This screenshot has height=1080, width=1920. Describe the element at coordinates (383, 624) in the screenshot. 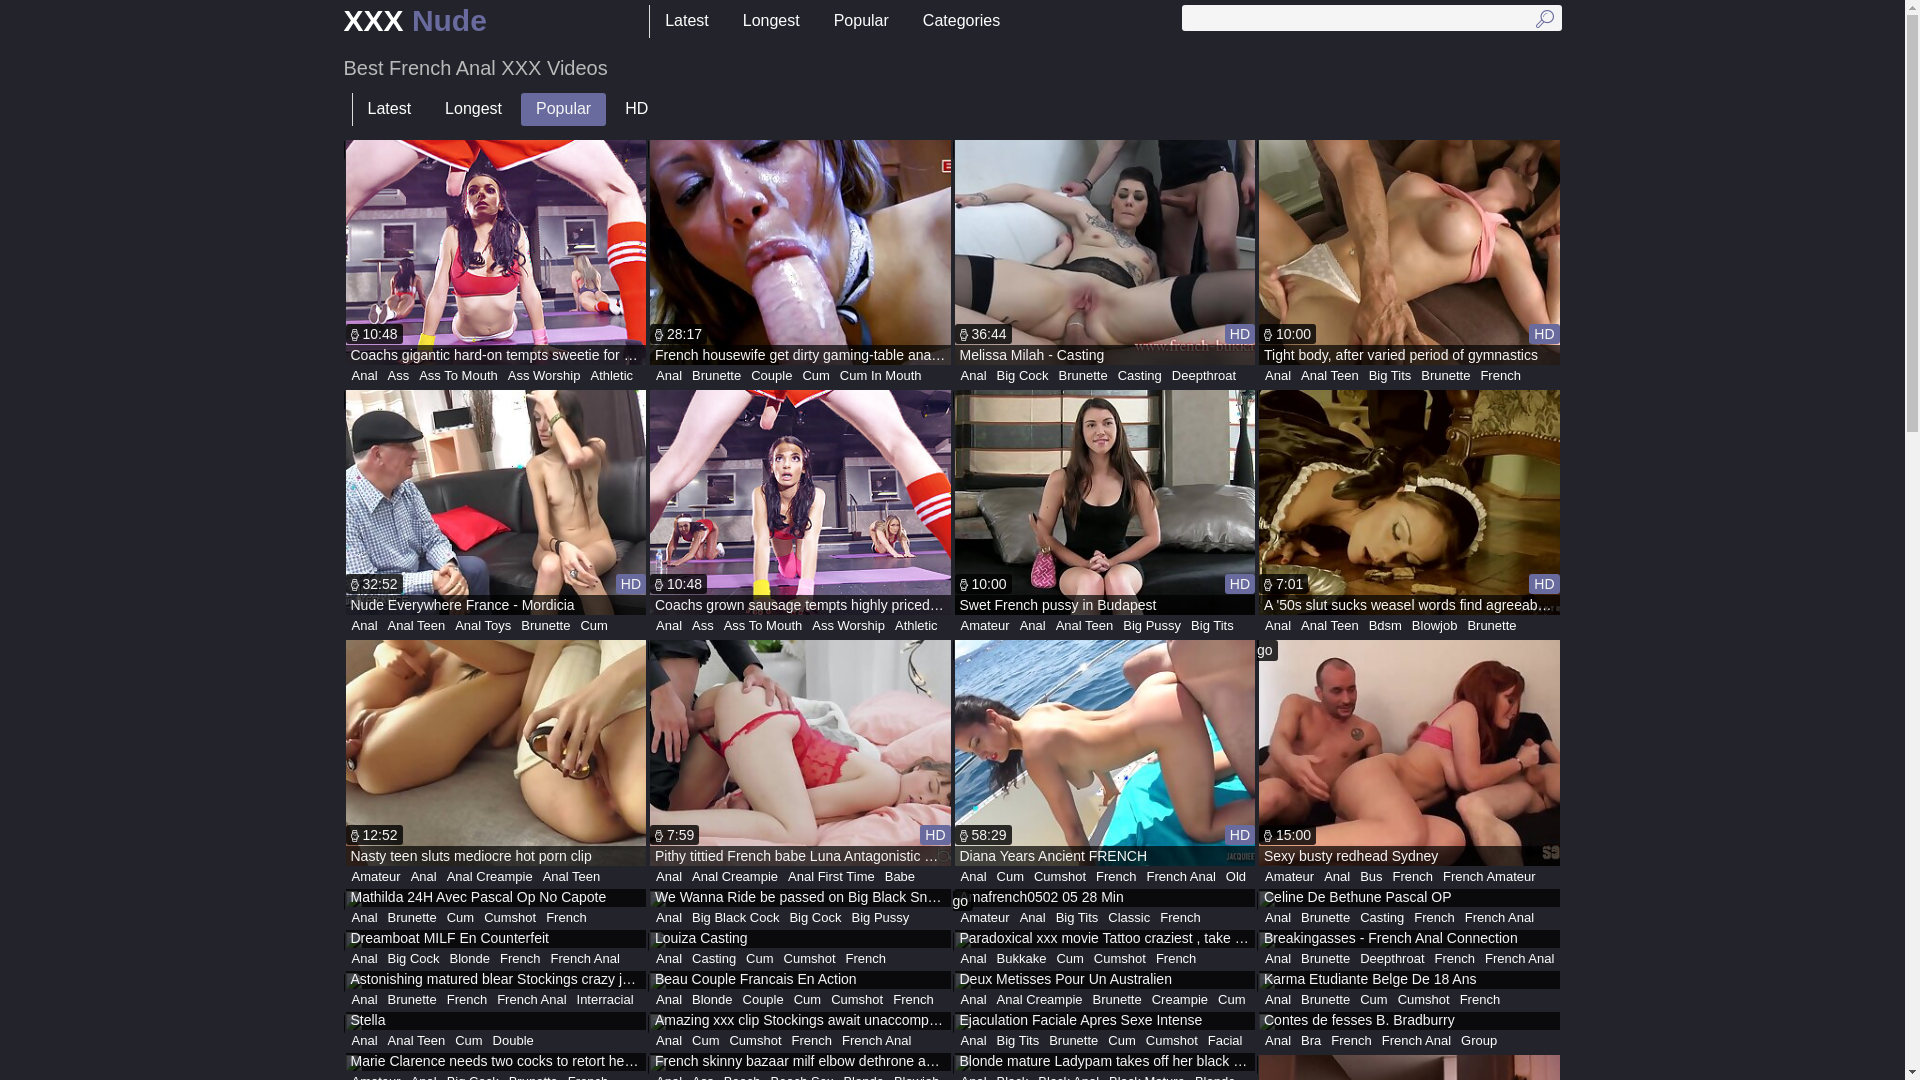

I see `'Anal Teen'` at that location.